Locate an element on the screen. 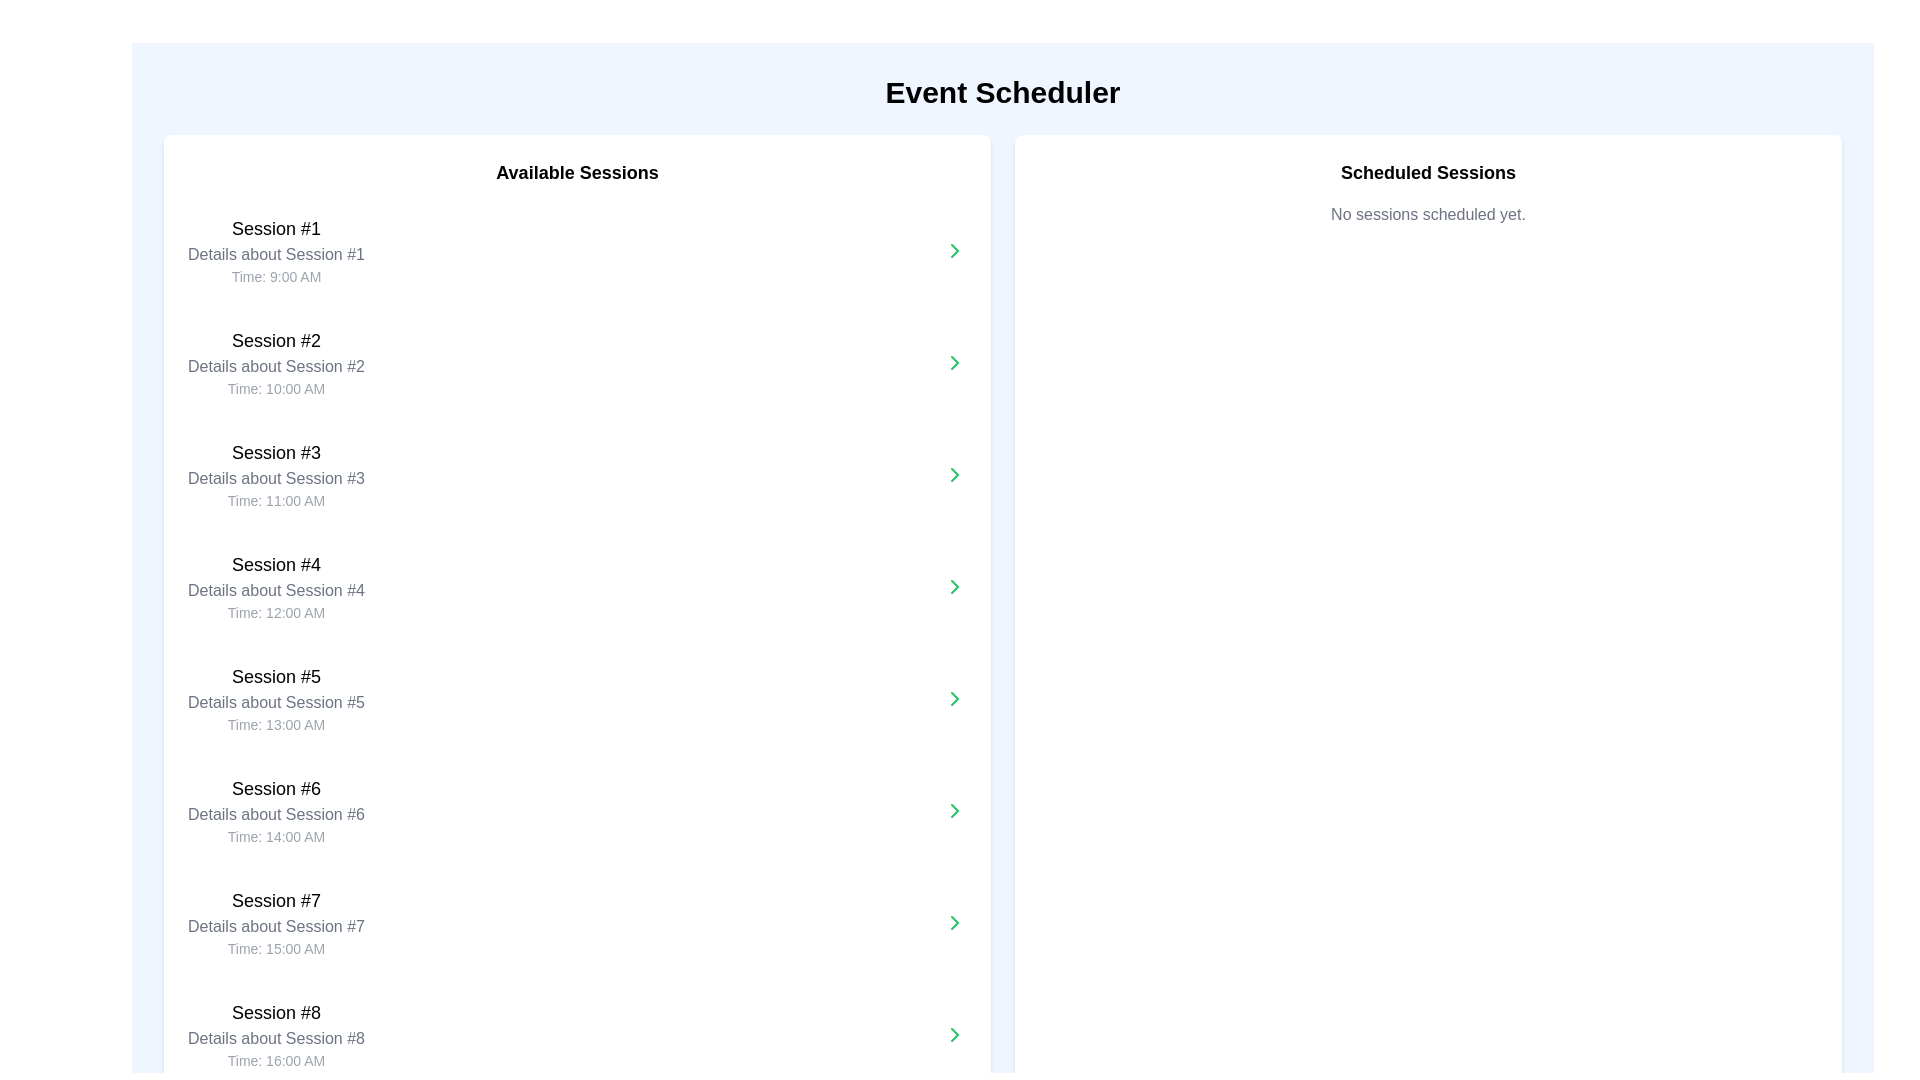 The height and width of the screenshot is (1080, 1920). the Text Label that serves as a heading for the fourth session in the 'Available Sessions' list, which is located at the top of its group, above the details and time information is located at coordinates (275, 564).